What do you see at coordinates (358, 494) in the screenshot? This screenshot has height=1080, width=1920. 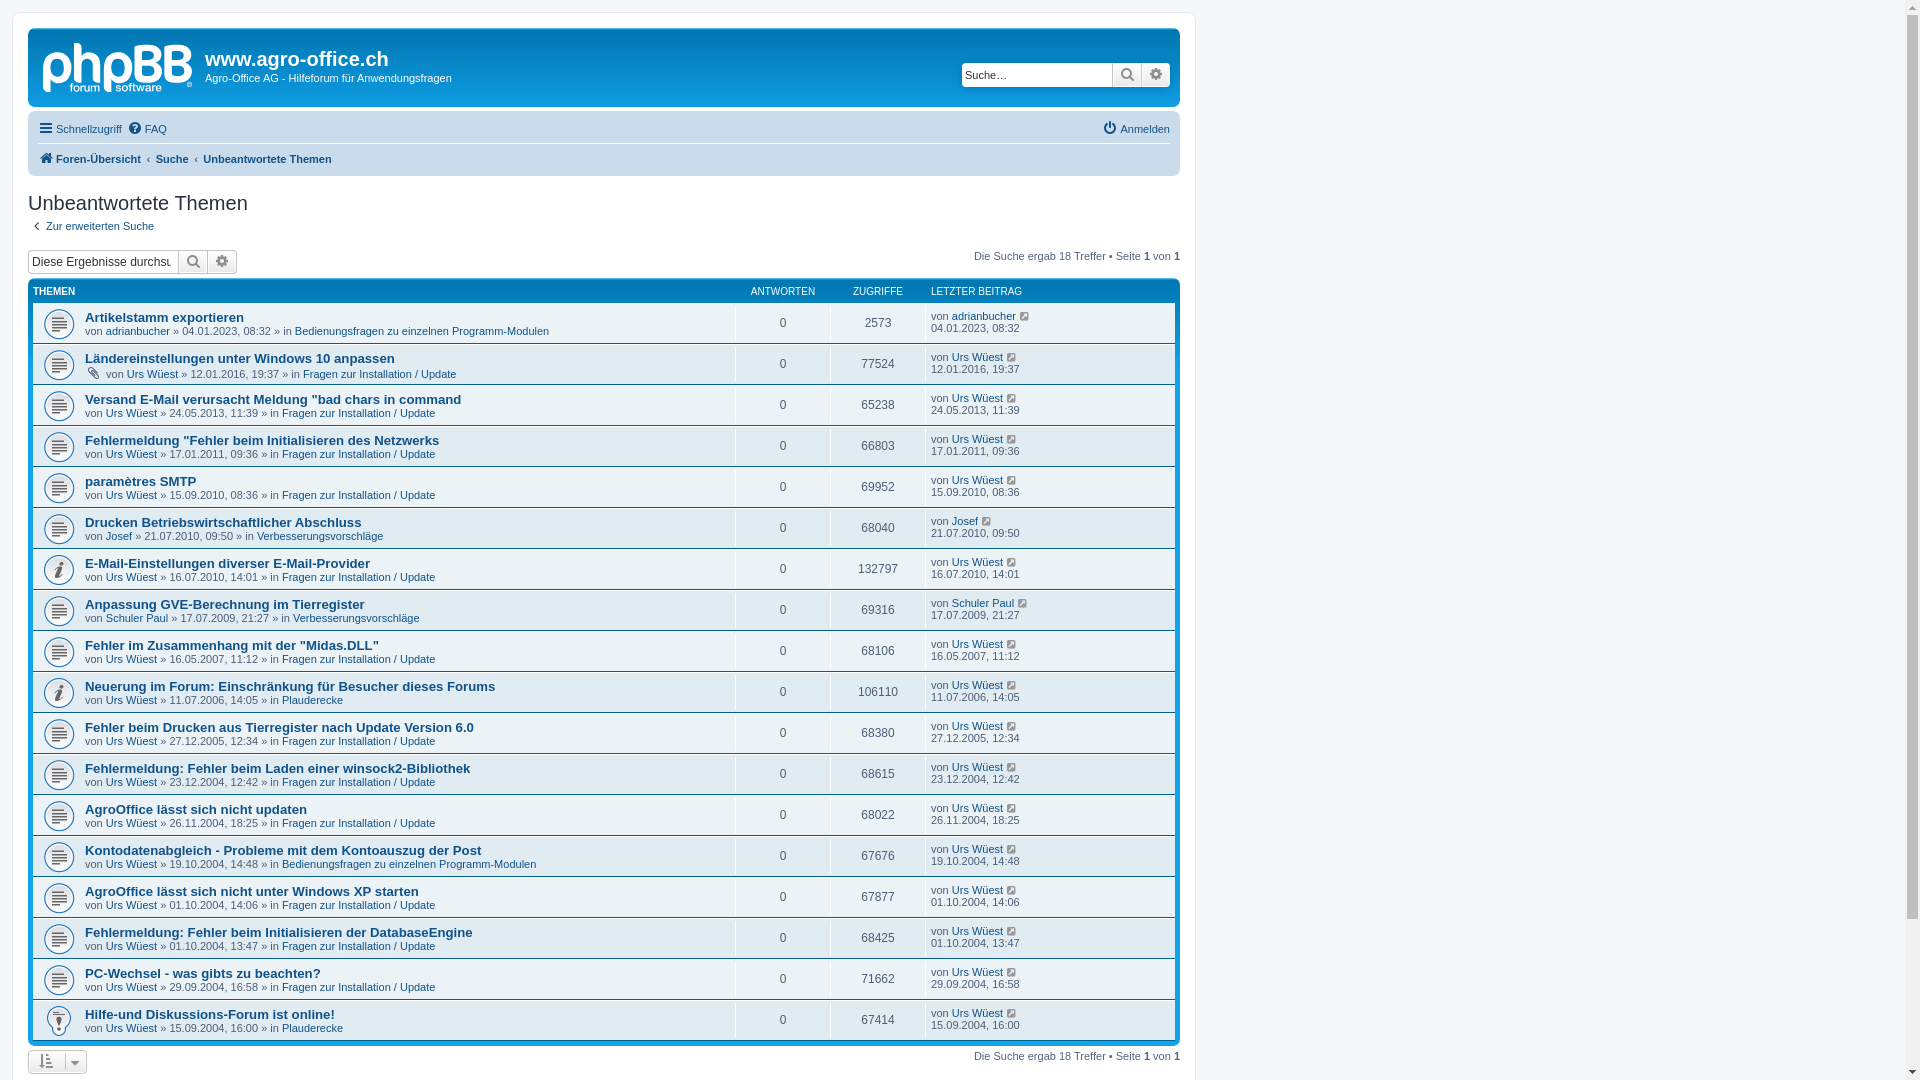 I see `'Fragen zur Installation / Update'` at bounding box center [358, 494].